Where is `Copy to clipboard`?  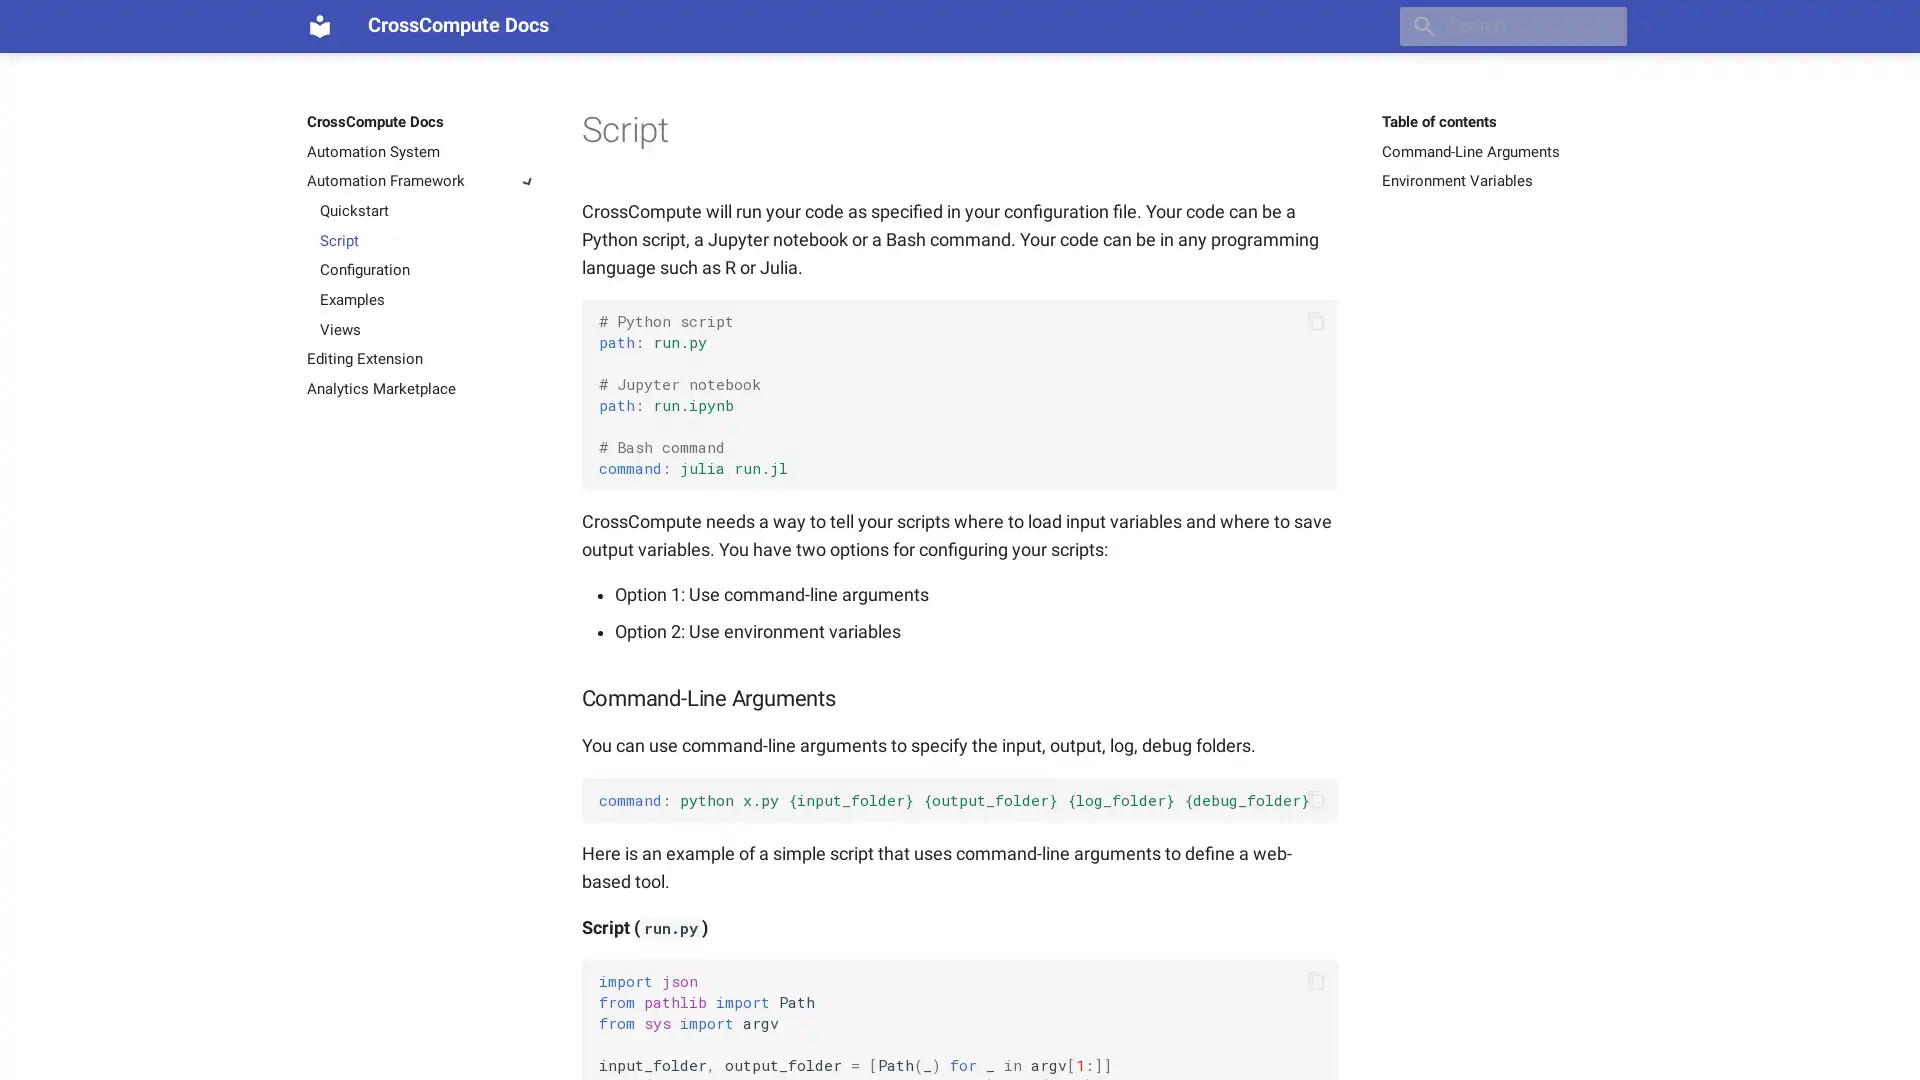
Copy to clipboard is located at coordinates (1315, 319).